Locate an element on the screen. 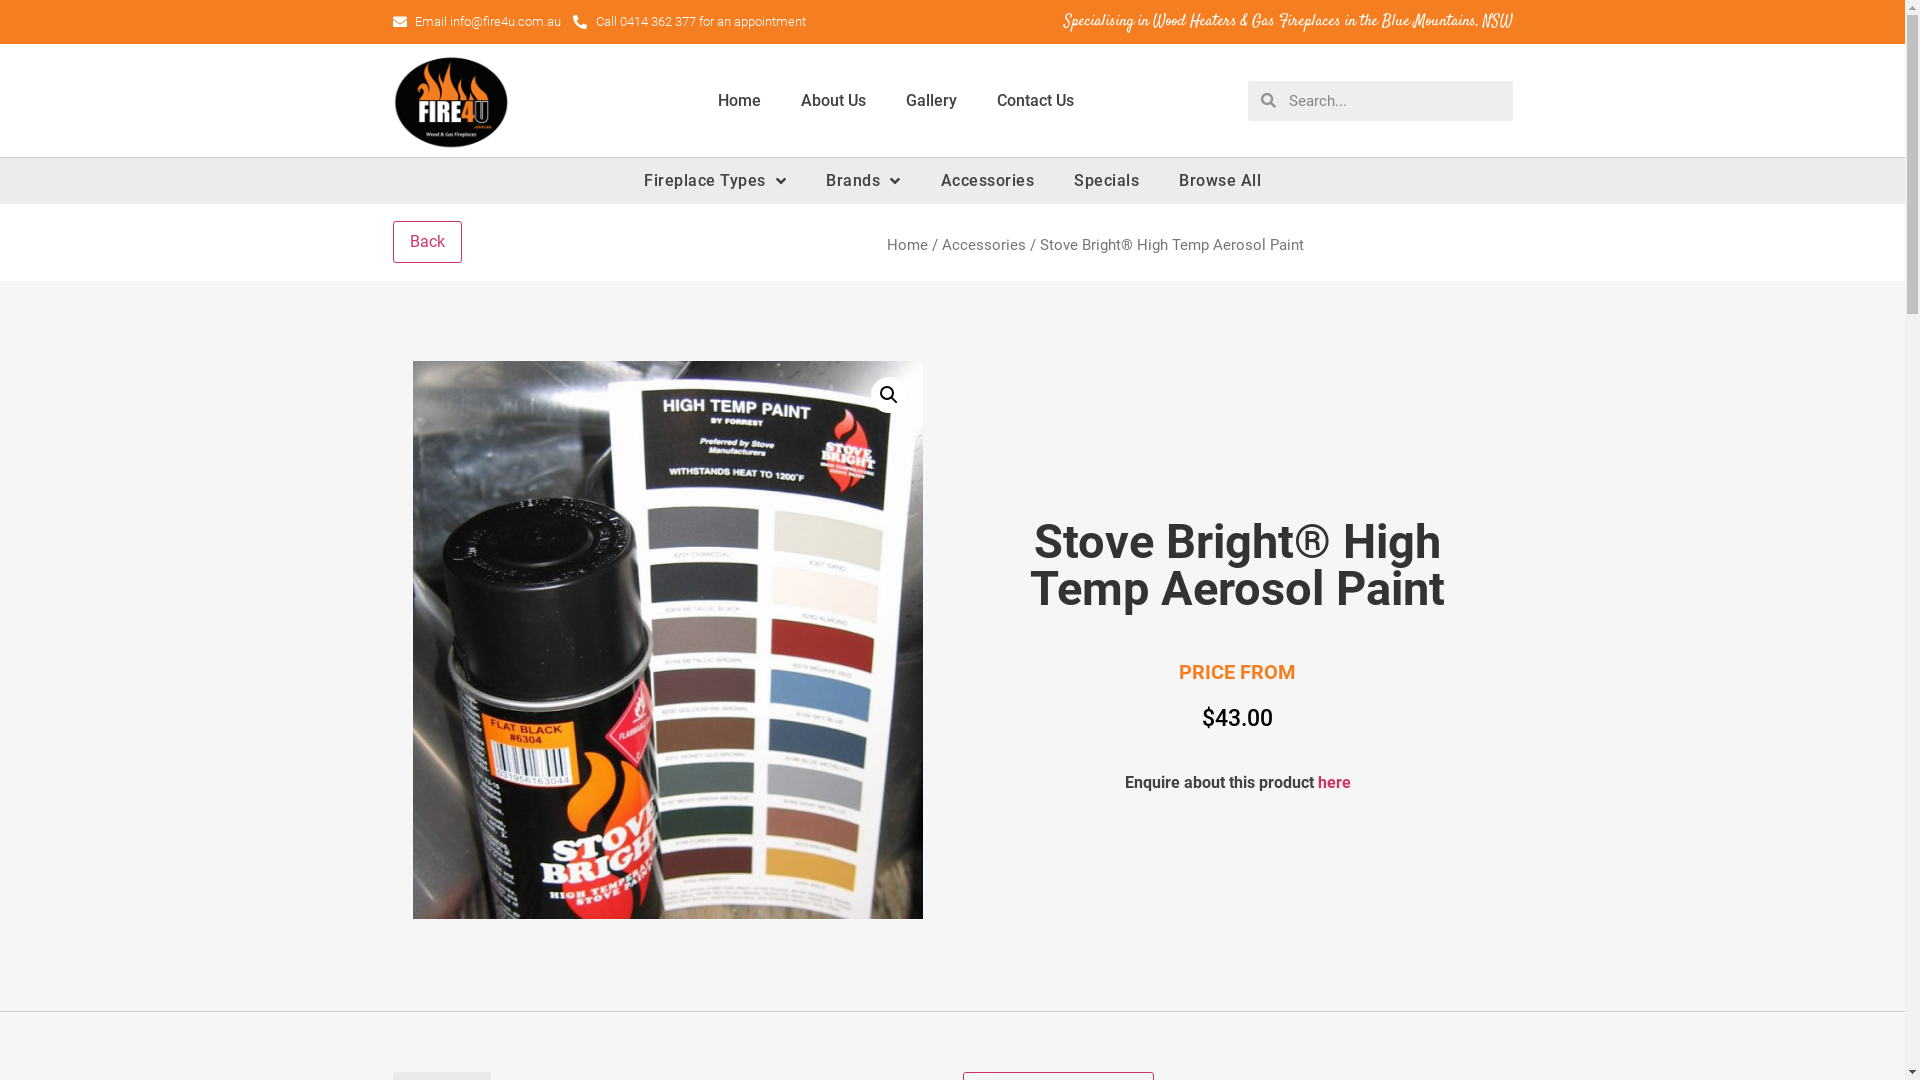 The image size is (1920, 1080). 'Call 0414 362 377 for an appointment' is located at coordinates (689, 22).